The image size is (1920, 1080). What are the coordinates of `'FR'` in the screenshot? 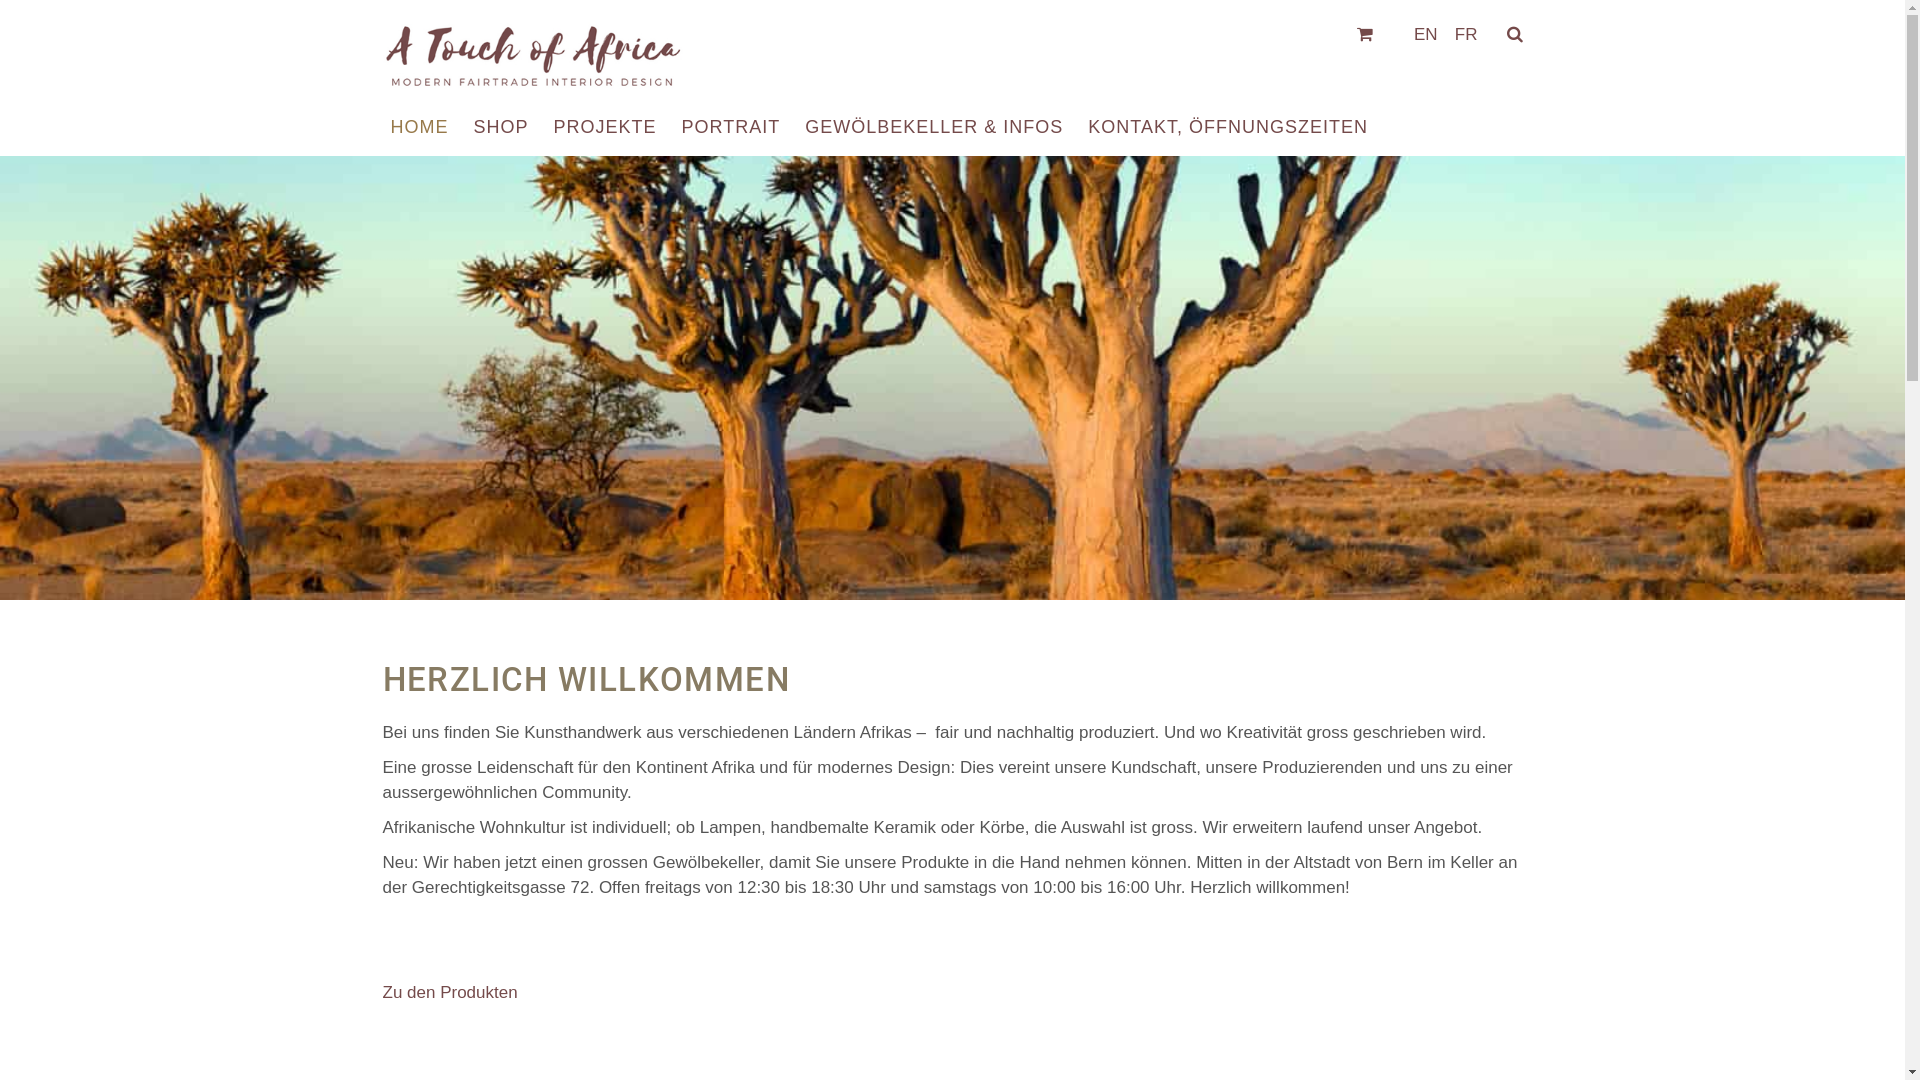 It's located at (1463, 34).